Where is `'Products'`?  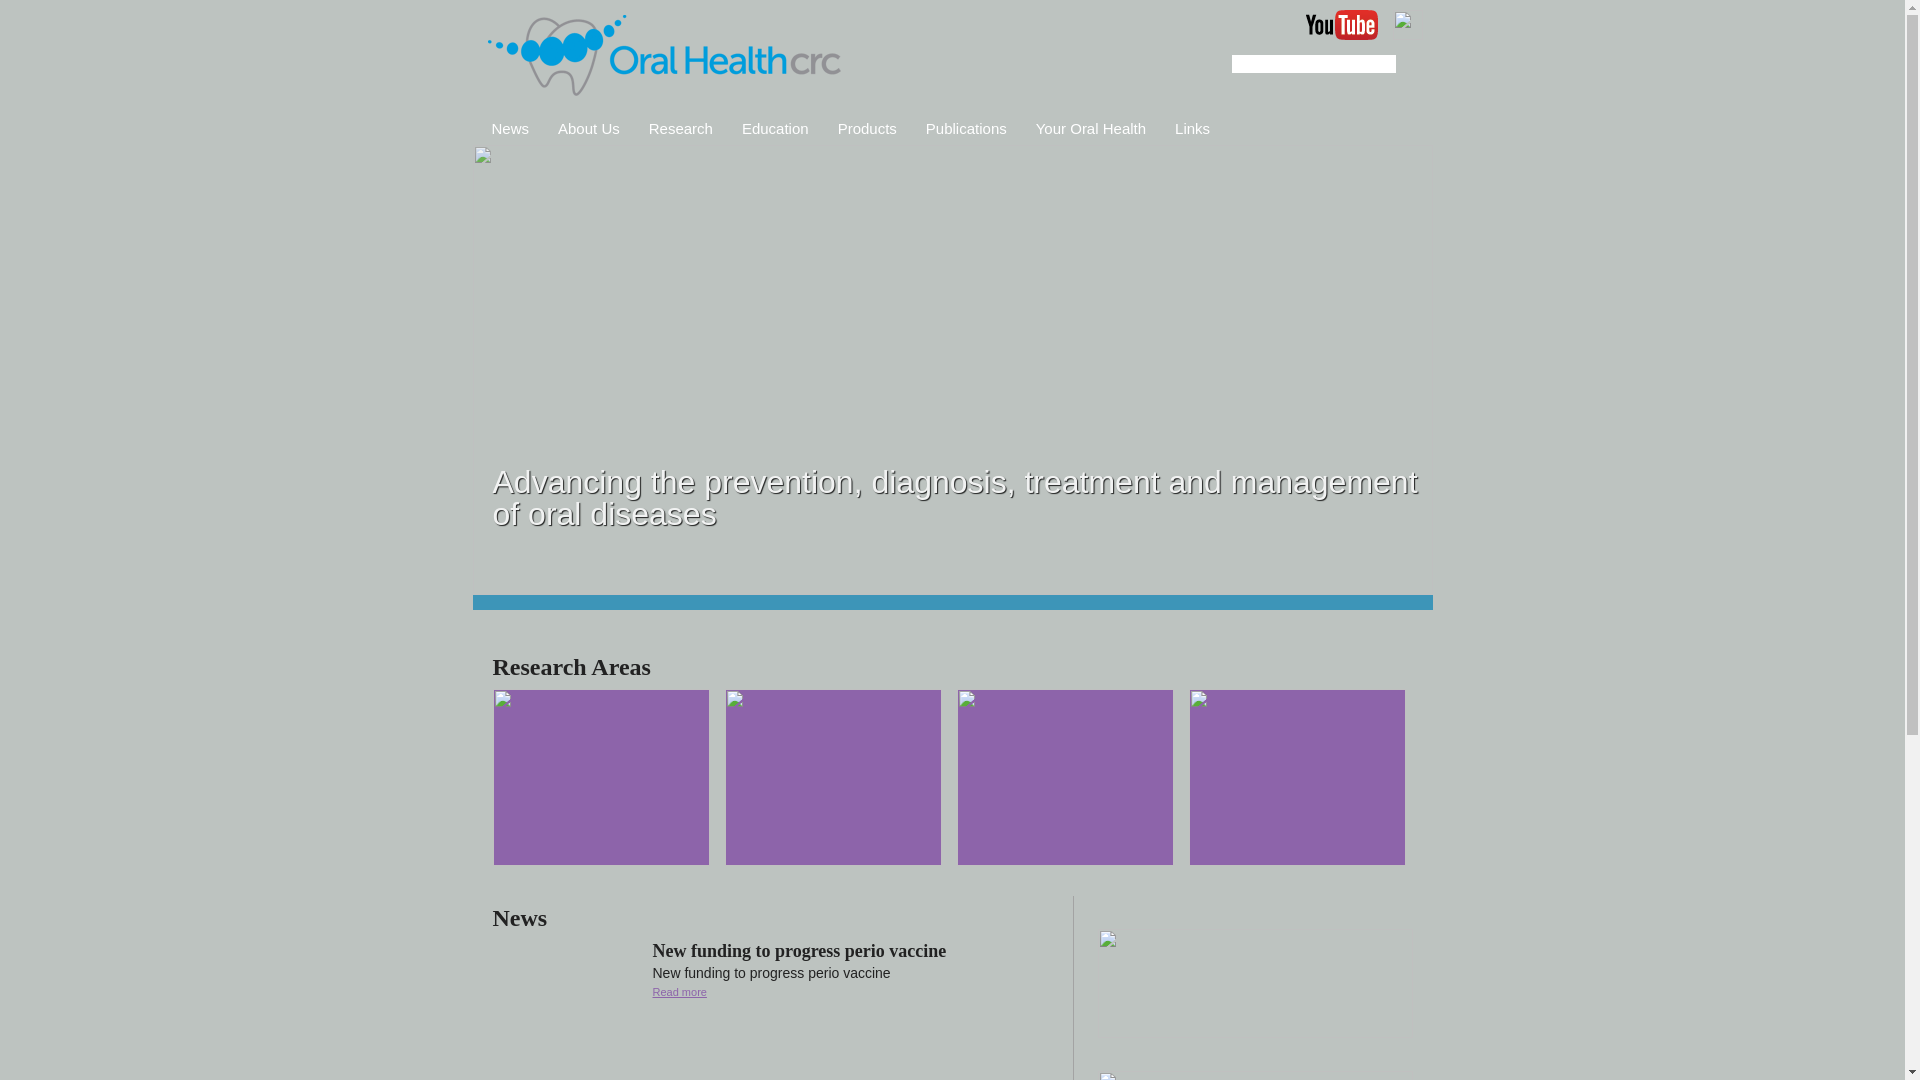 'Products' is located at coordinates (867, 127).